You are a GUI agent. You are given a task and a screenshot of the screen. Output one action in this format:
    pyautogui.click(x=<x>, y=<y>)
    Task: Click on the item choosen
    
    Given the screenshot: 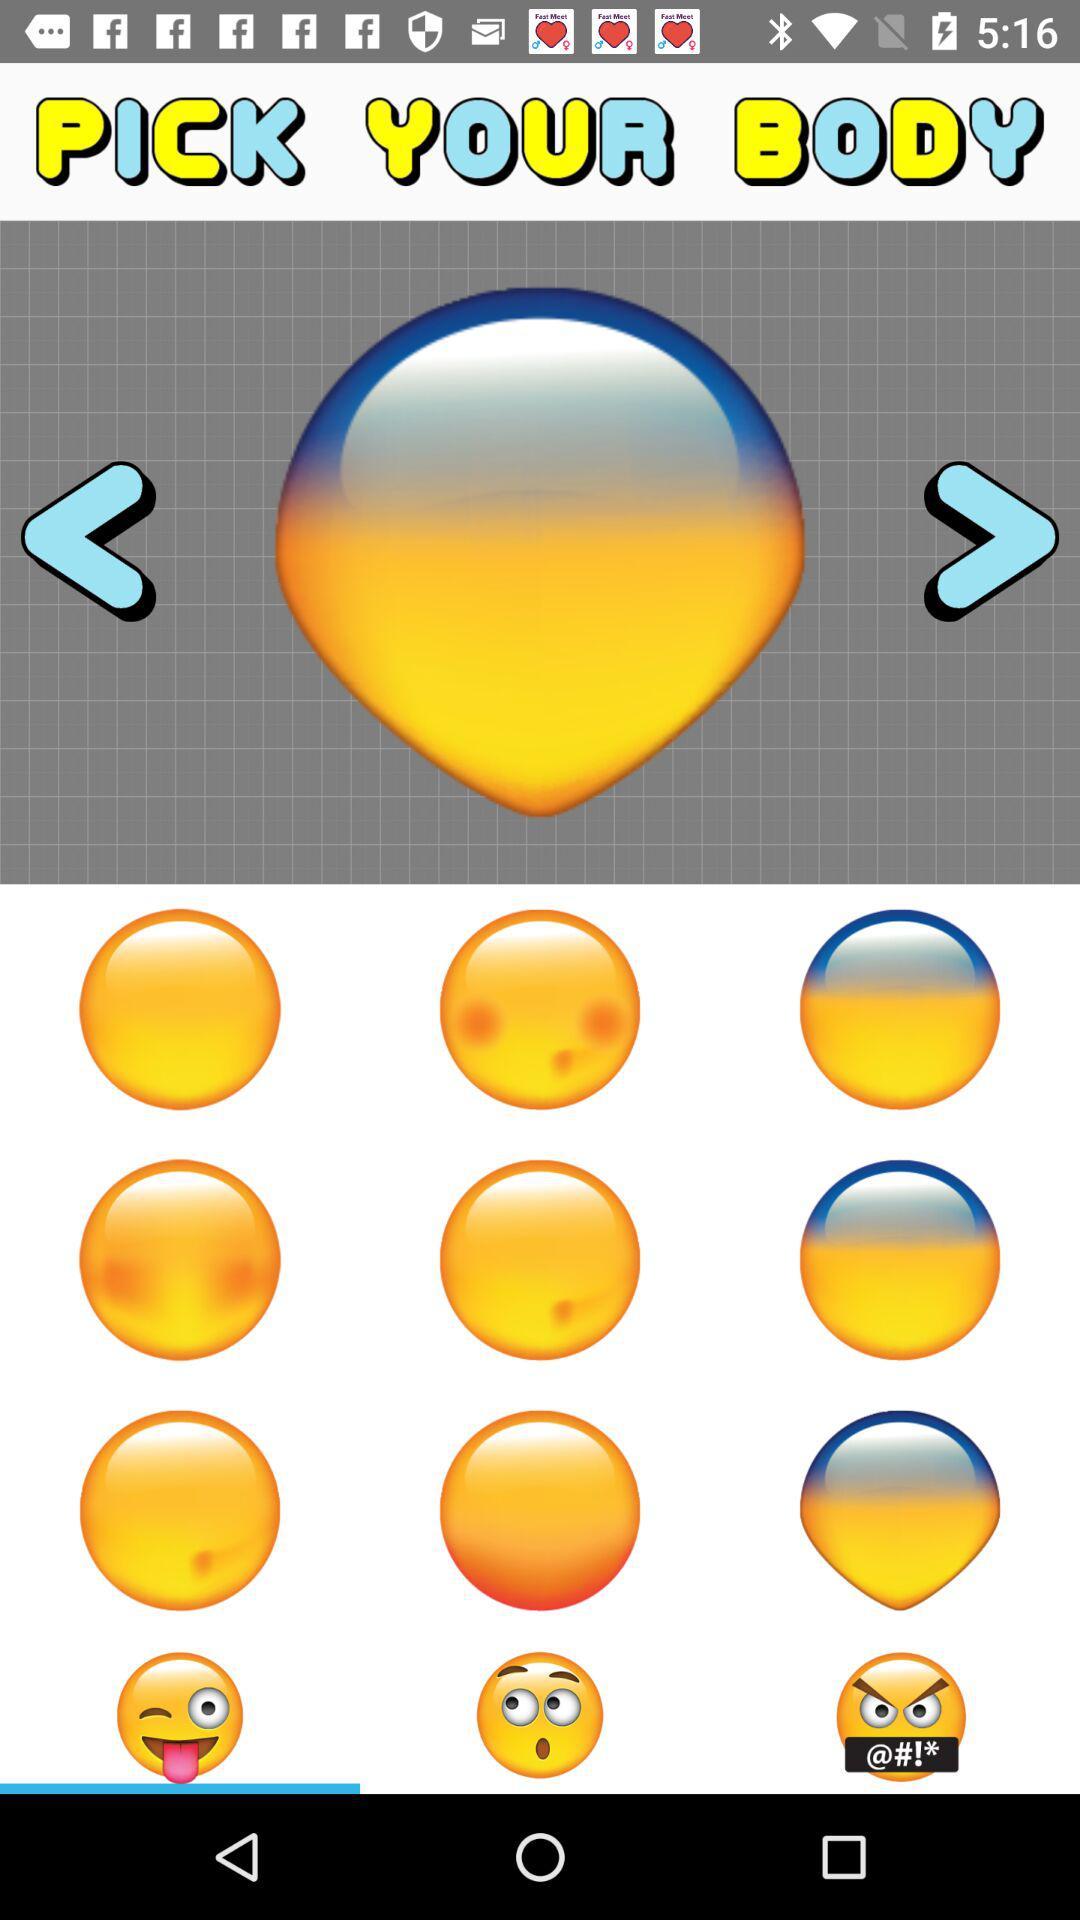 What is the action you would take?
    pyautogui.click(x=540, y=1714)
    